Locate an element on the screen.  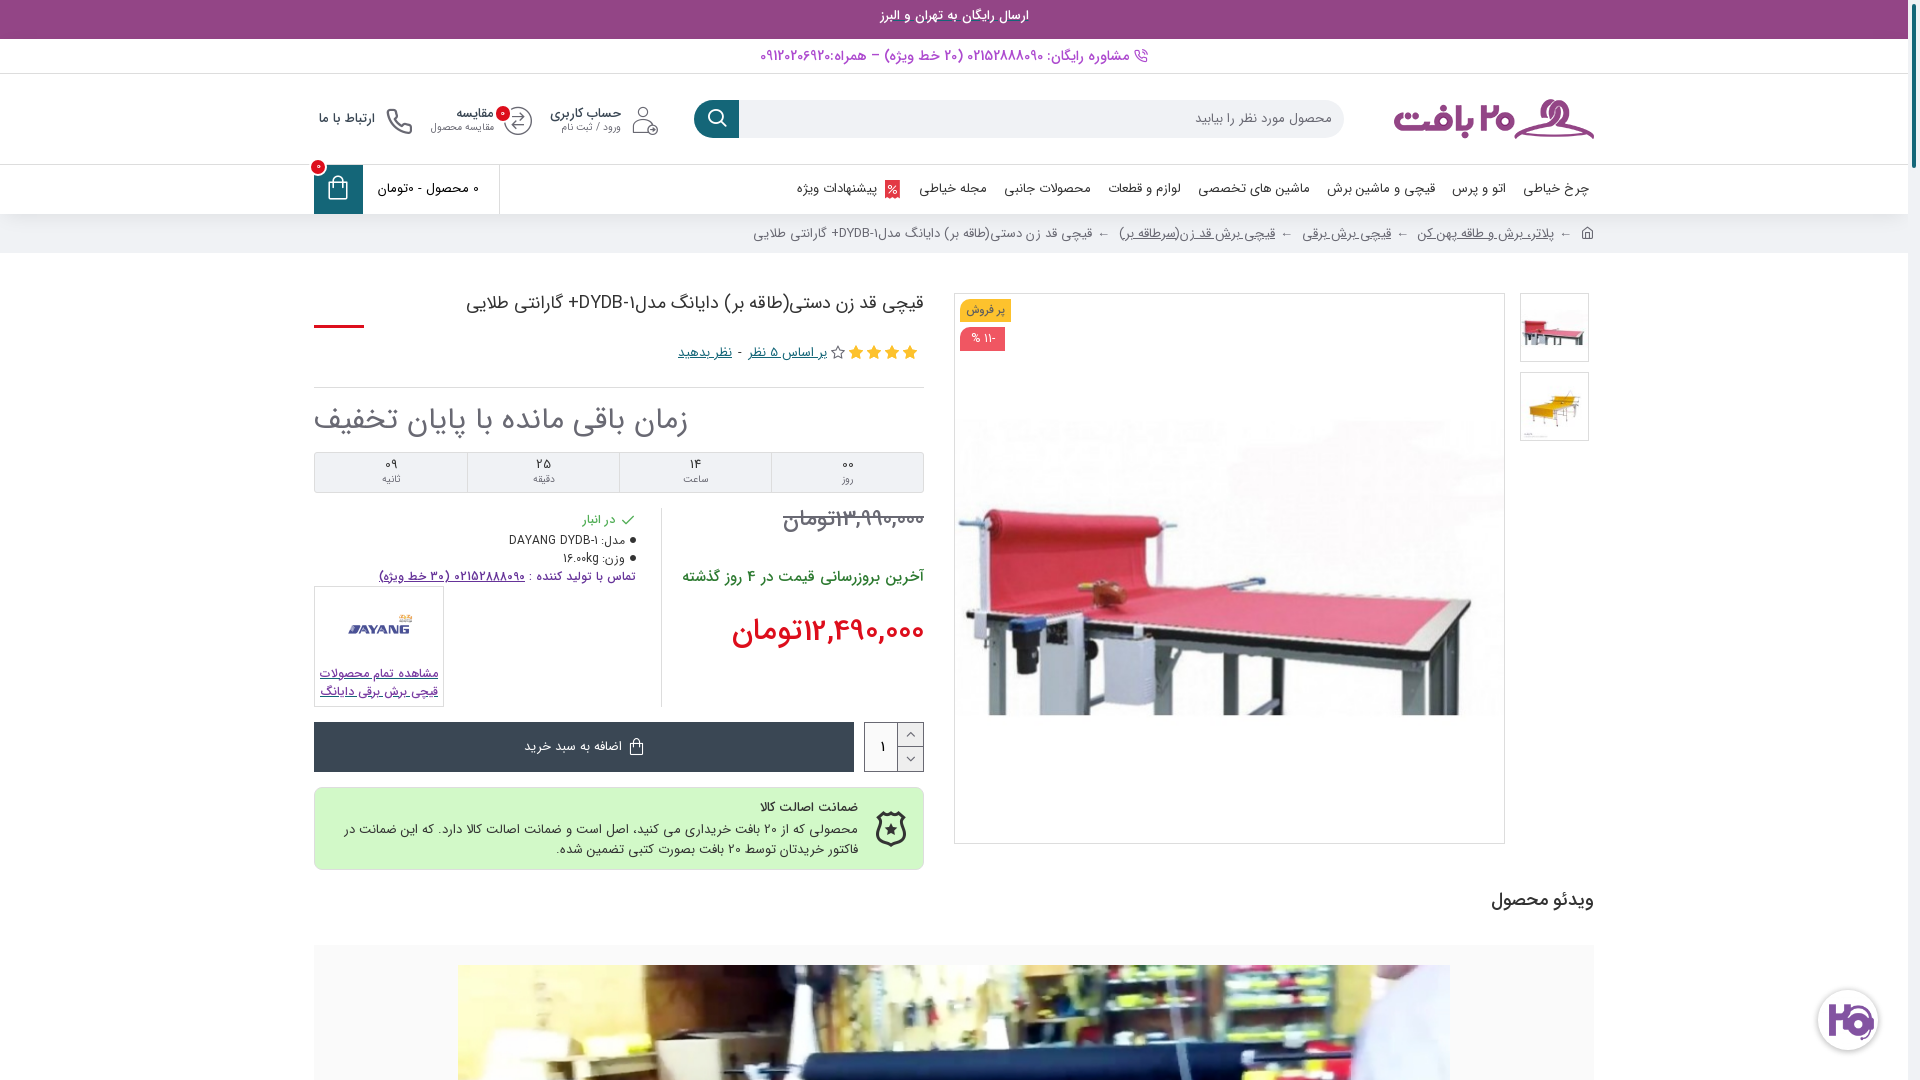
'goftino_widget' is located at coordinates (1847, 1019).